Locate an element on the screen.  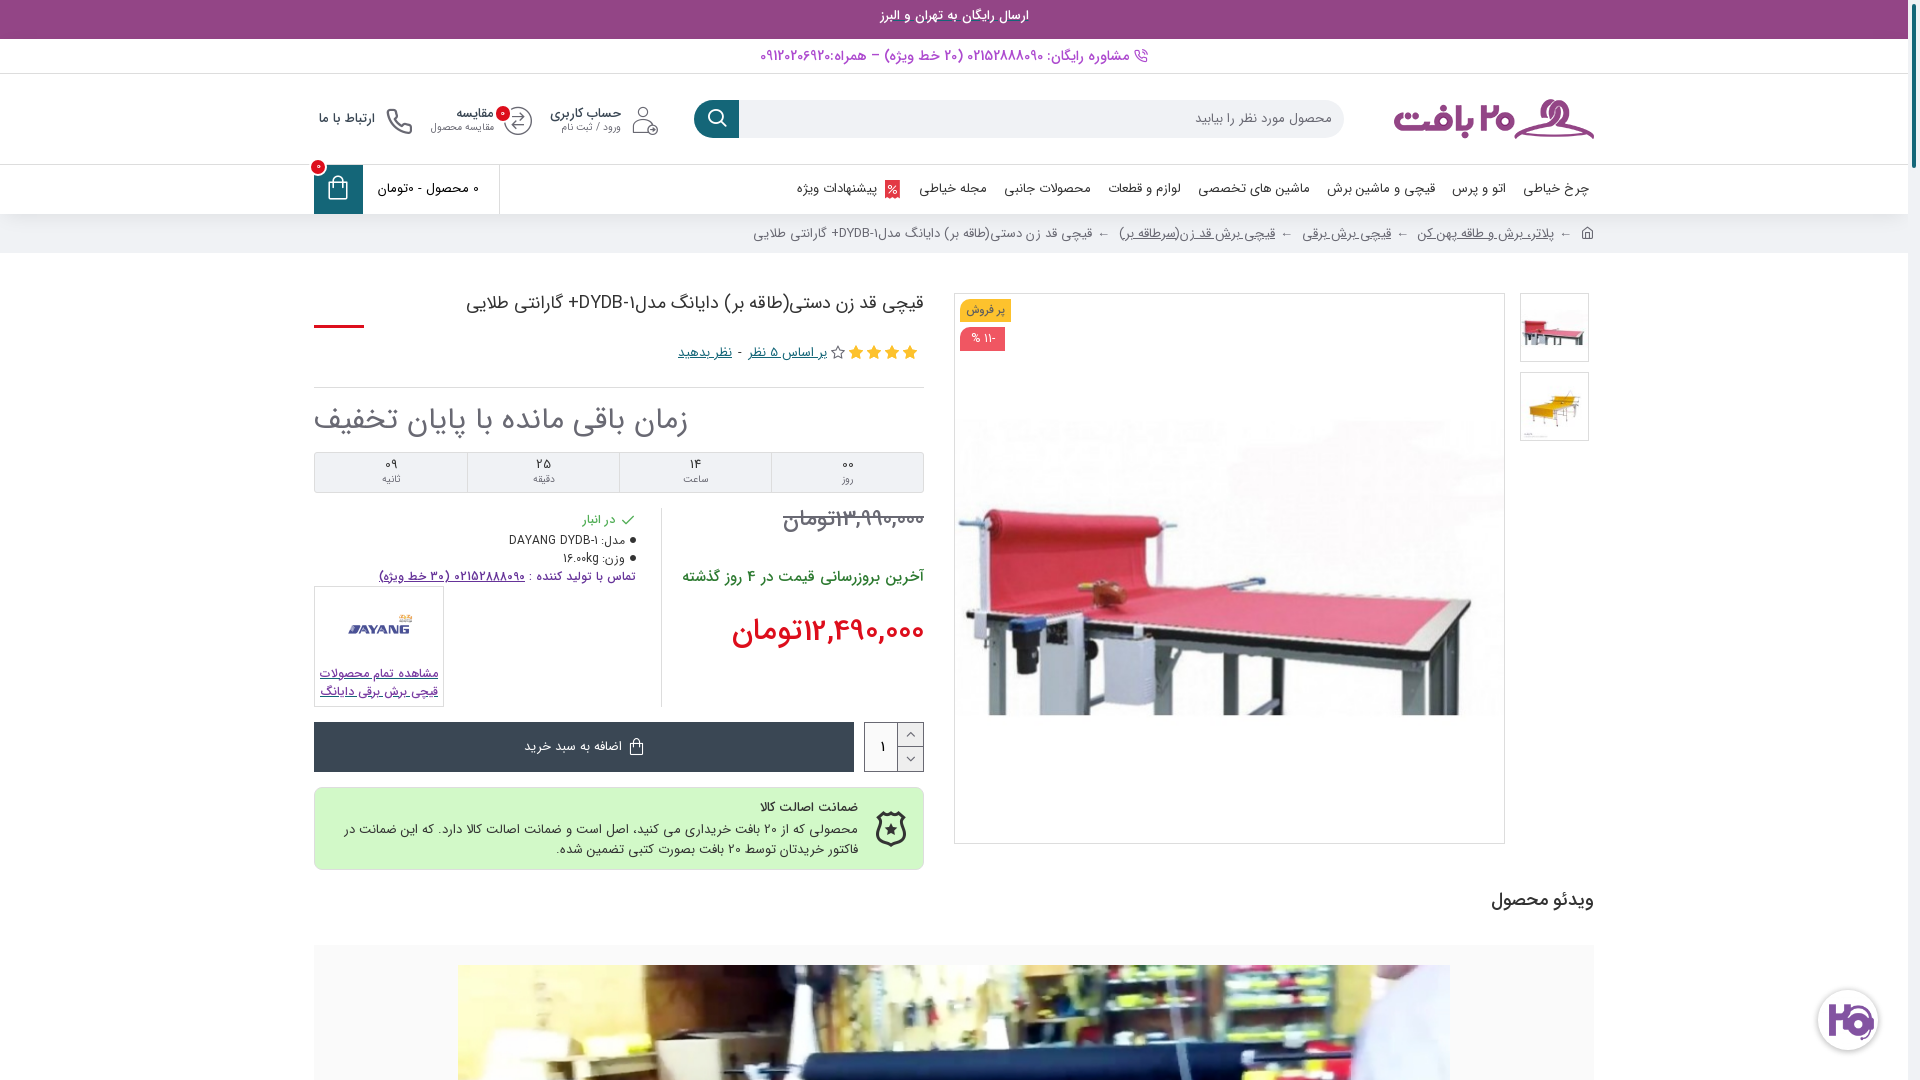
'goftino_widget' is located at coordinates (1847, 1019).